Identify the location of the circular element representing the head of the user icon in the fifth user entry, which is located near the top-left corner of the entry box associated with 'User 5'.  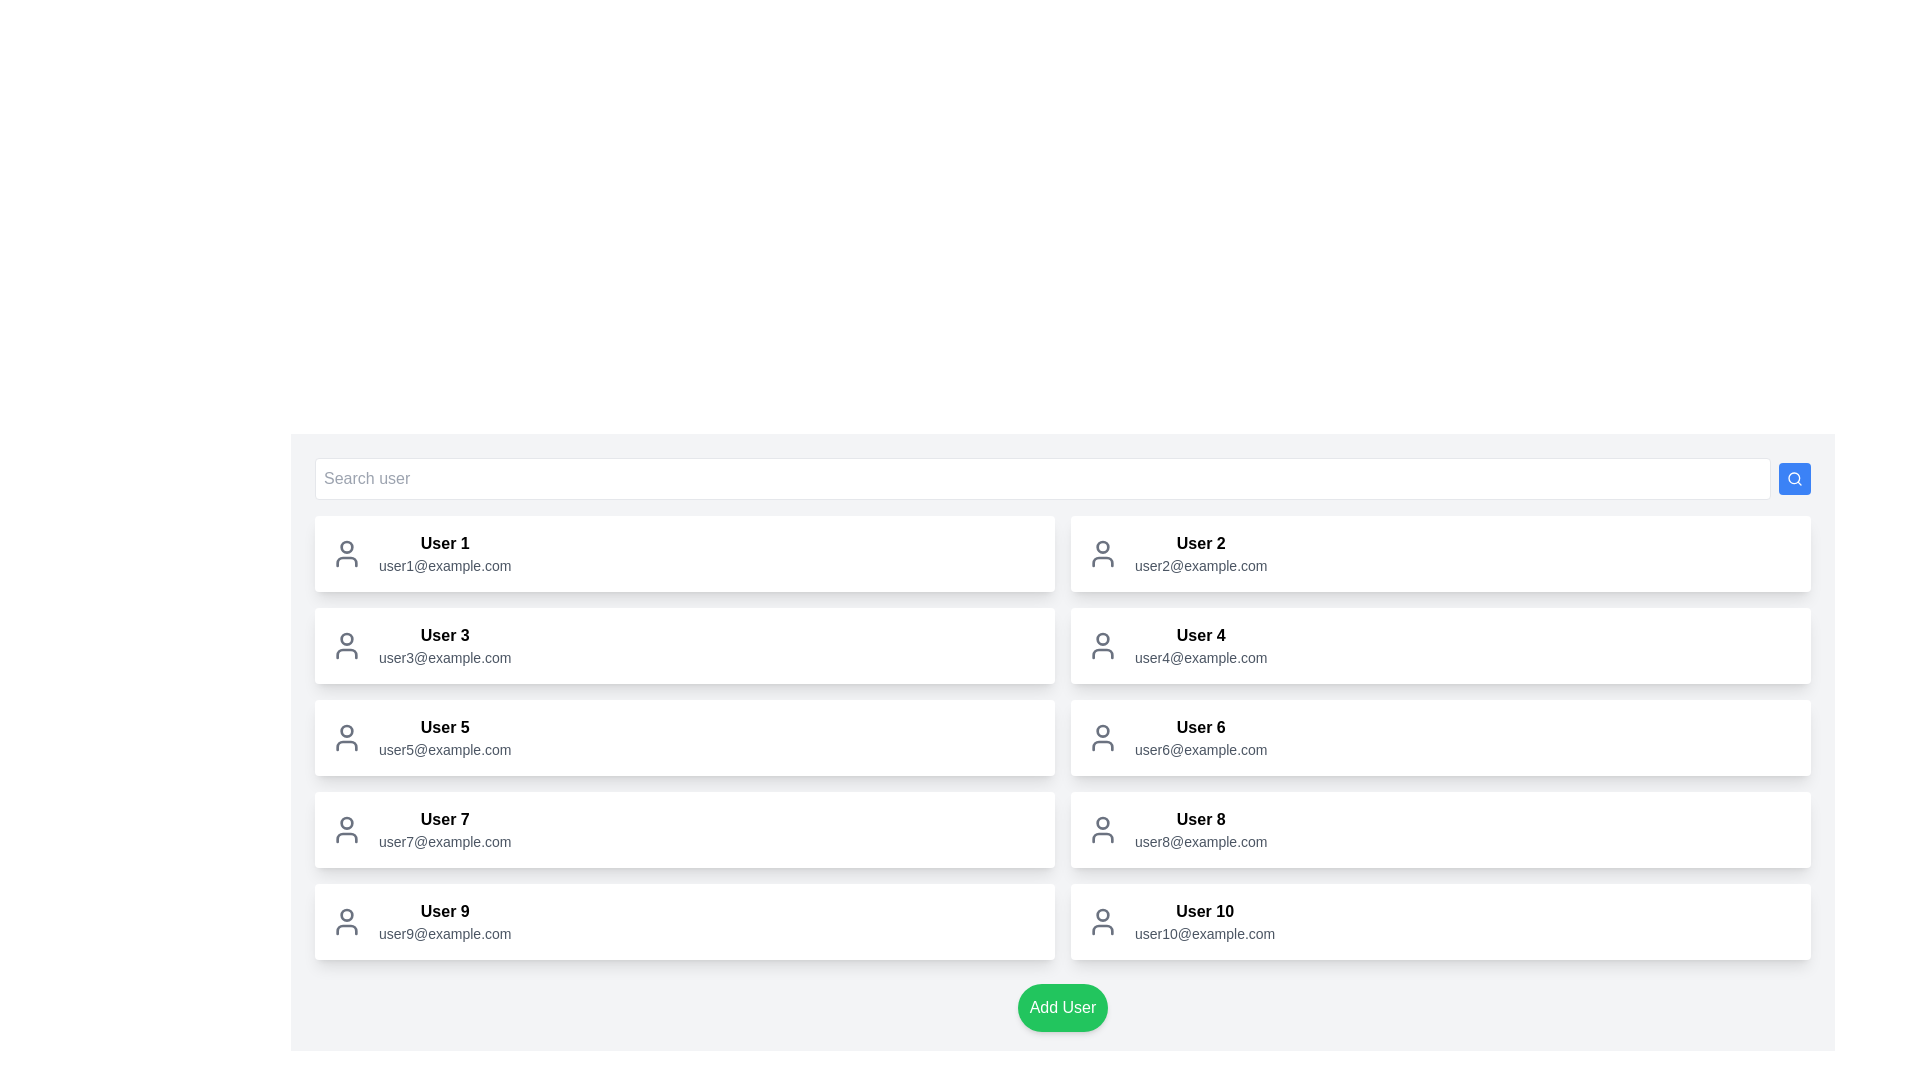
(346, 731).